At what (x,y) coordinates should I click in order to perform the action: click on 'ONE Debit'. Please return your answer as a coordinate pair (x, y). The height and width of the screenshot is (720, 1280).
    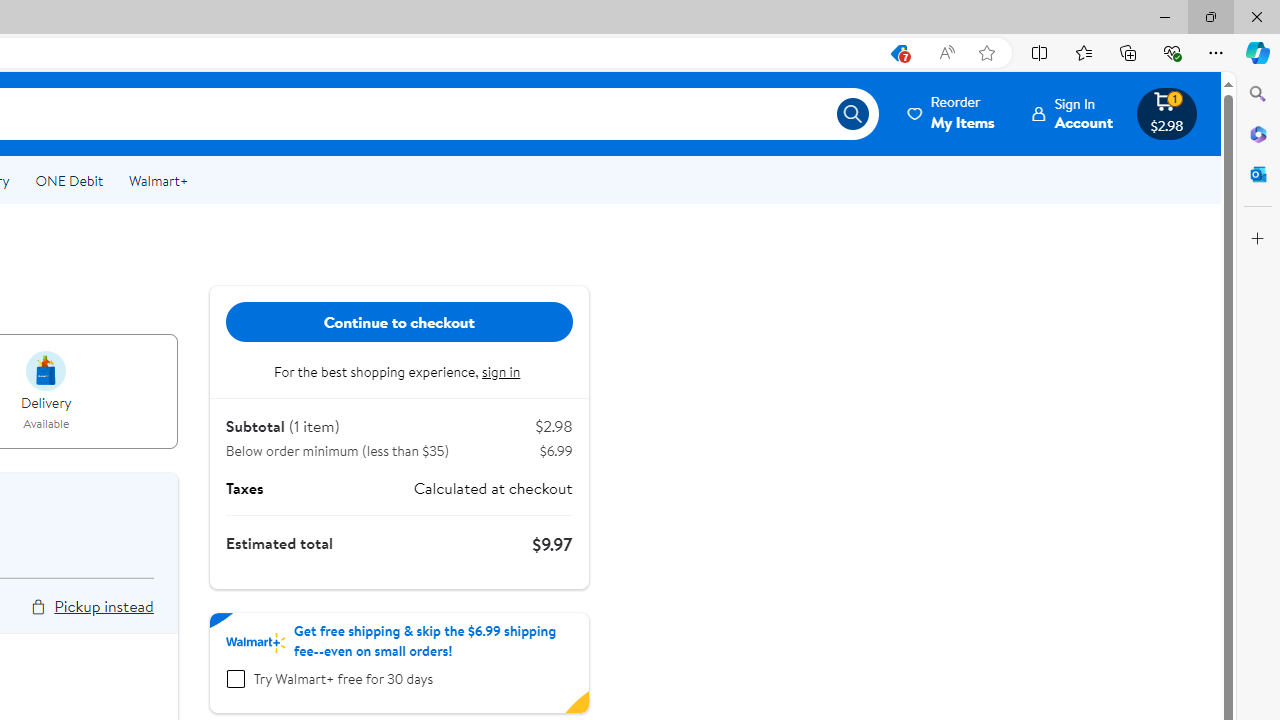
    Looking at the image, I should click on (69, 181).